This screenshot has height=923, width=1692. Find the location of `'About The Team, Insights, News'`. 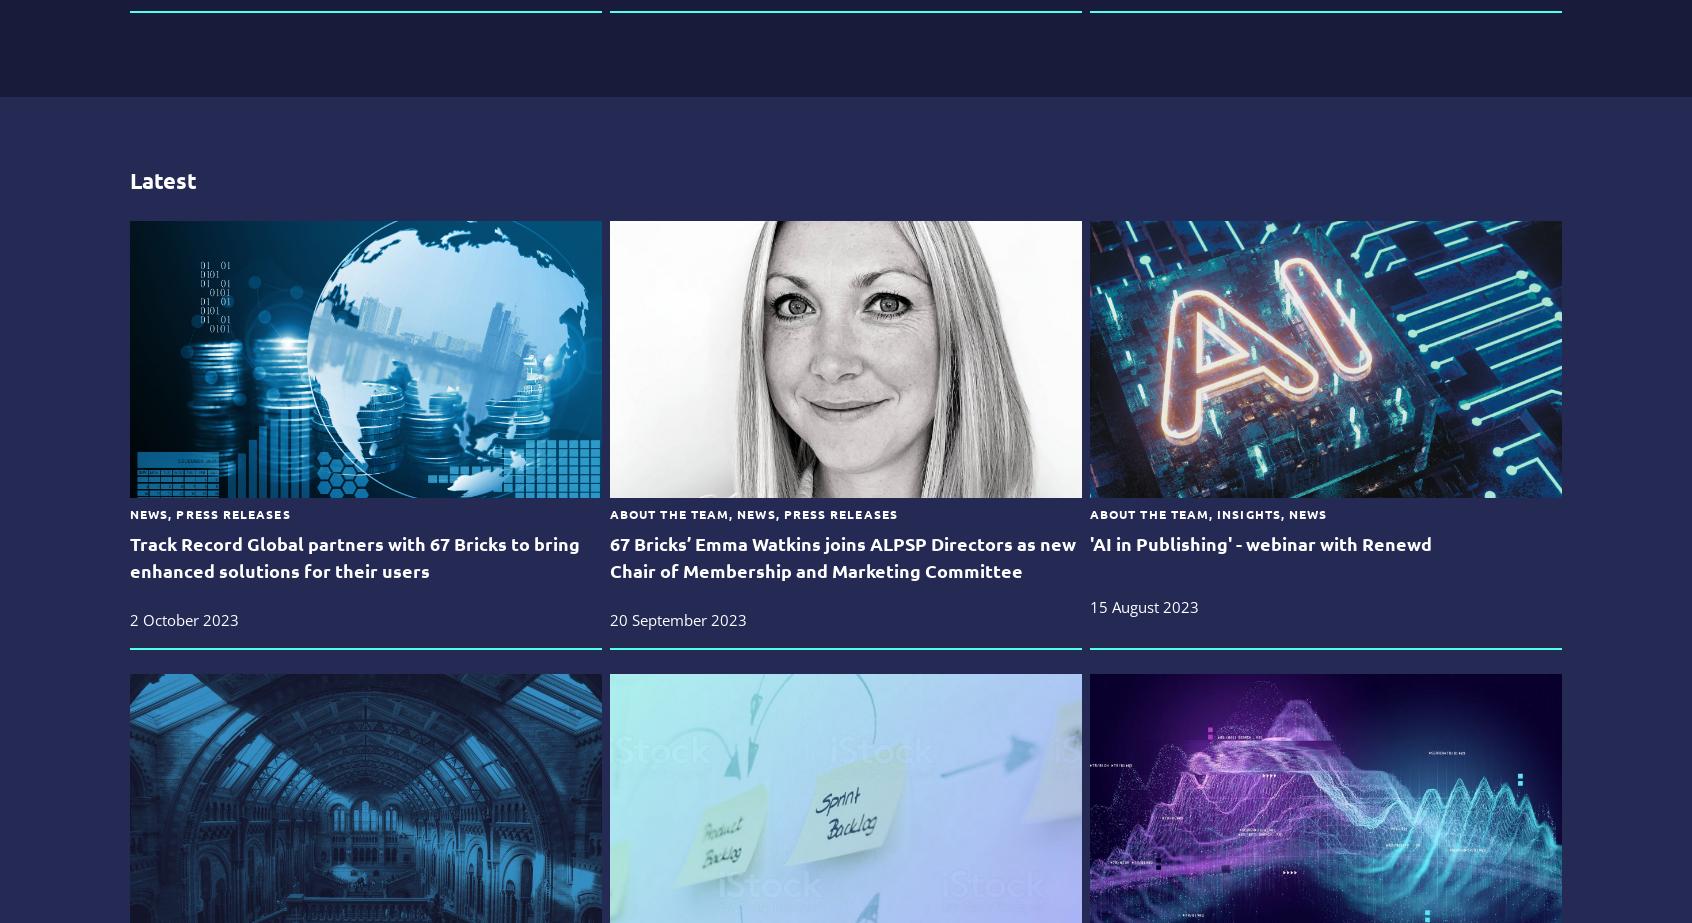

'About The Team, Insights, News' is located at coordinates (1207, 513).